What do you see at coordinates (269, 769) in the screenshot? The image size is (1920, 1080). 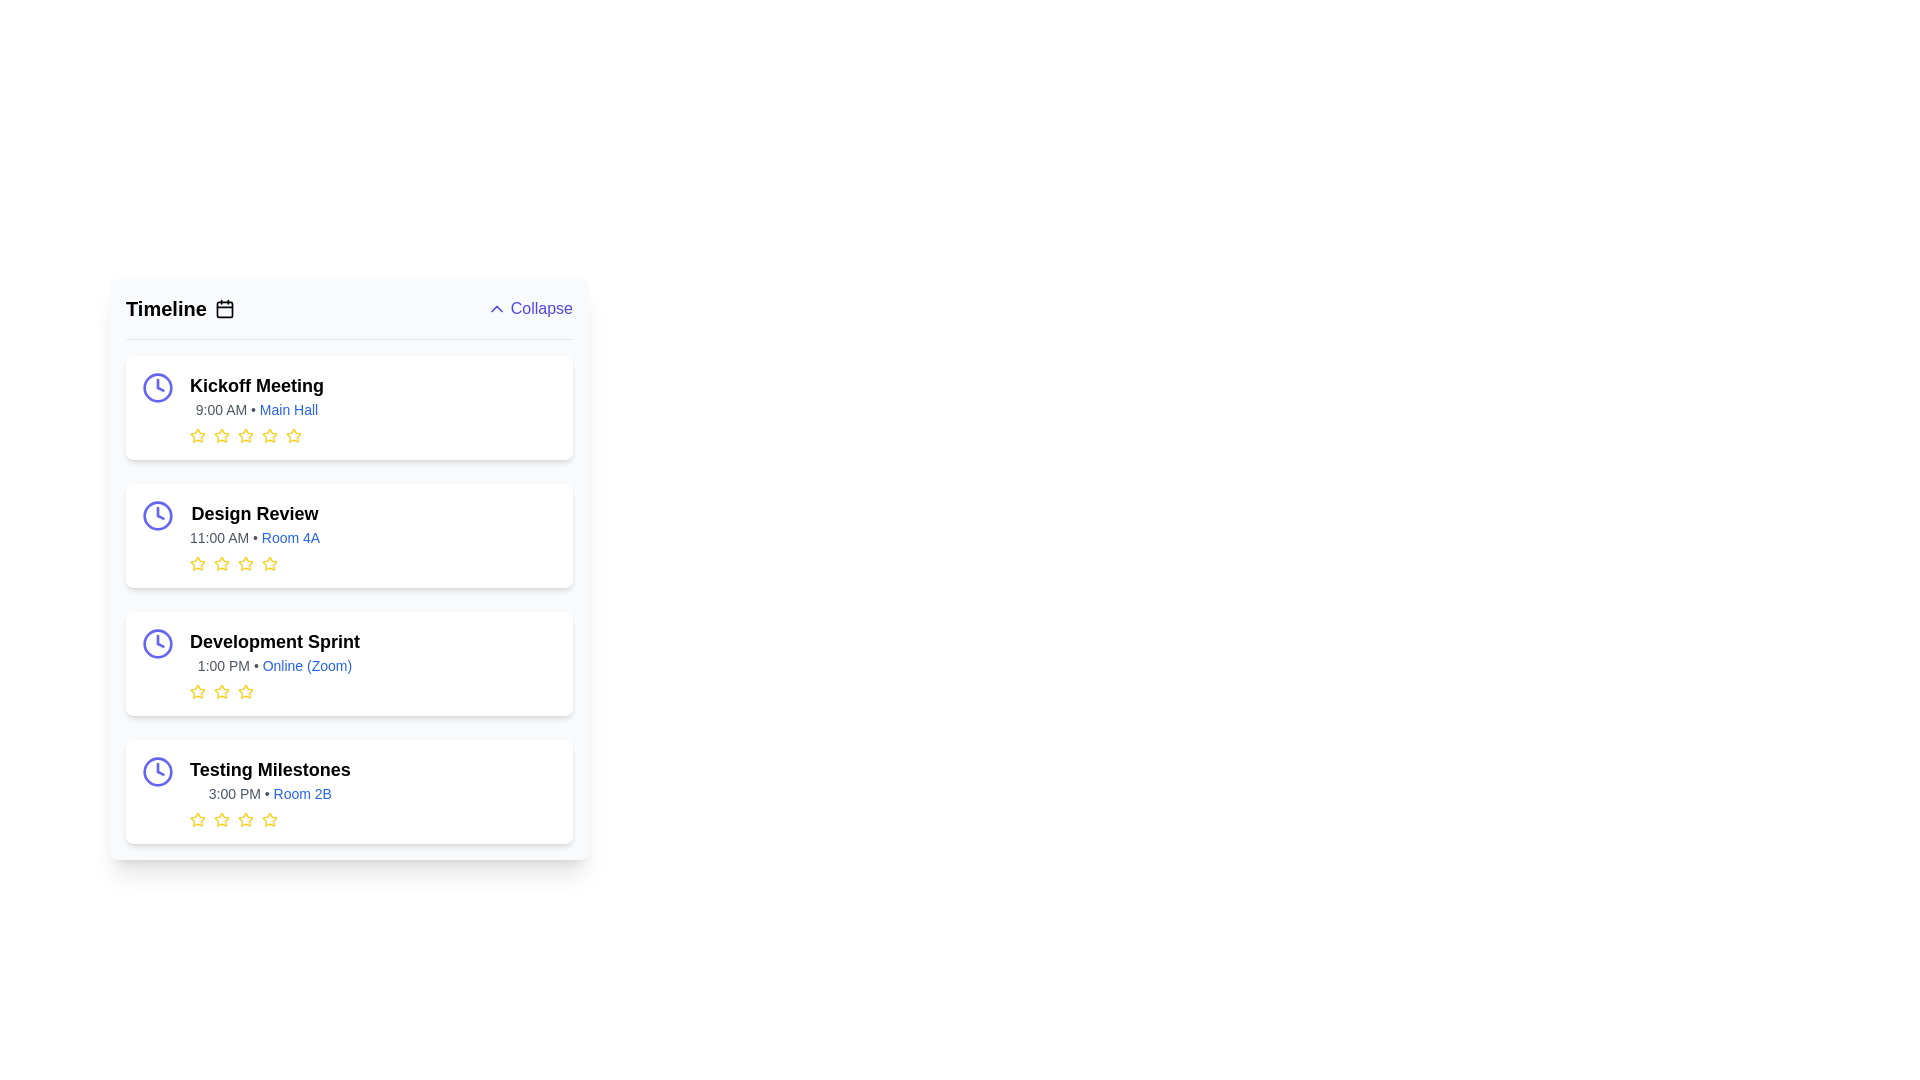 I see `the Header text located in the fourth item block of the vertical timeline list, positioned directly above the subtitle '3:00 PM • Room 2B'` at bounding box center [269, 769].